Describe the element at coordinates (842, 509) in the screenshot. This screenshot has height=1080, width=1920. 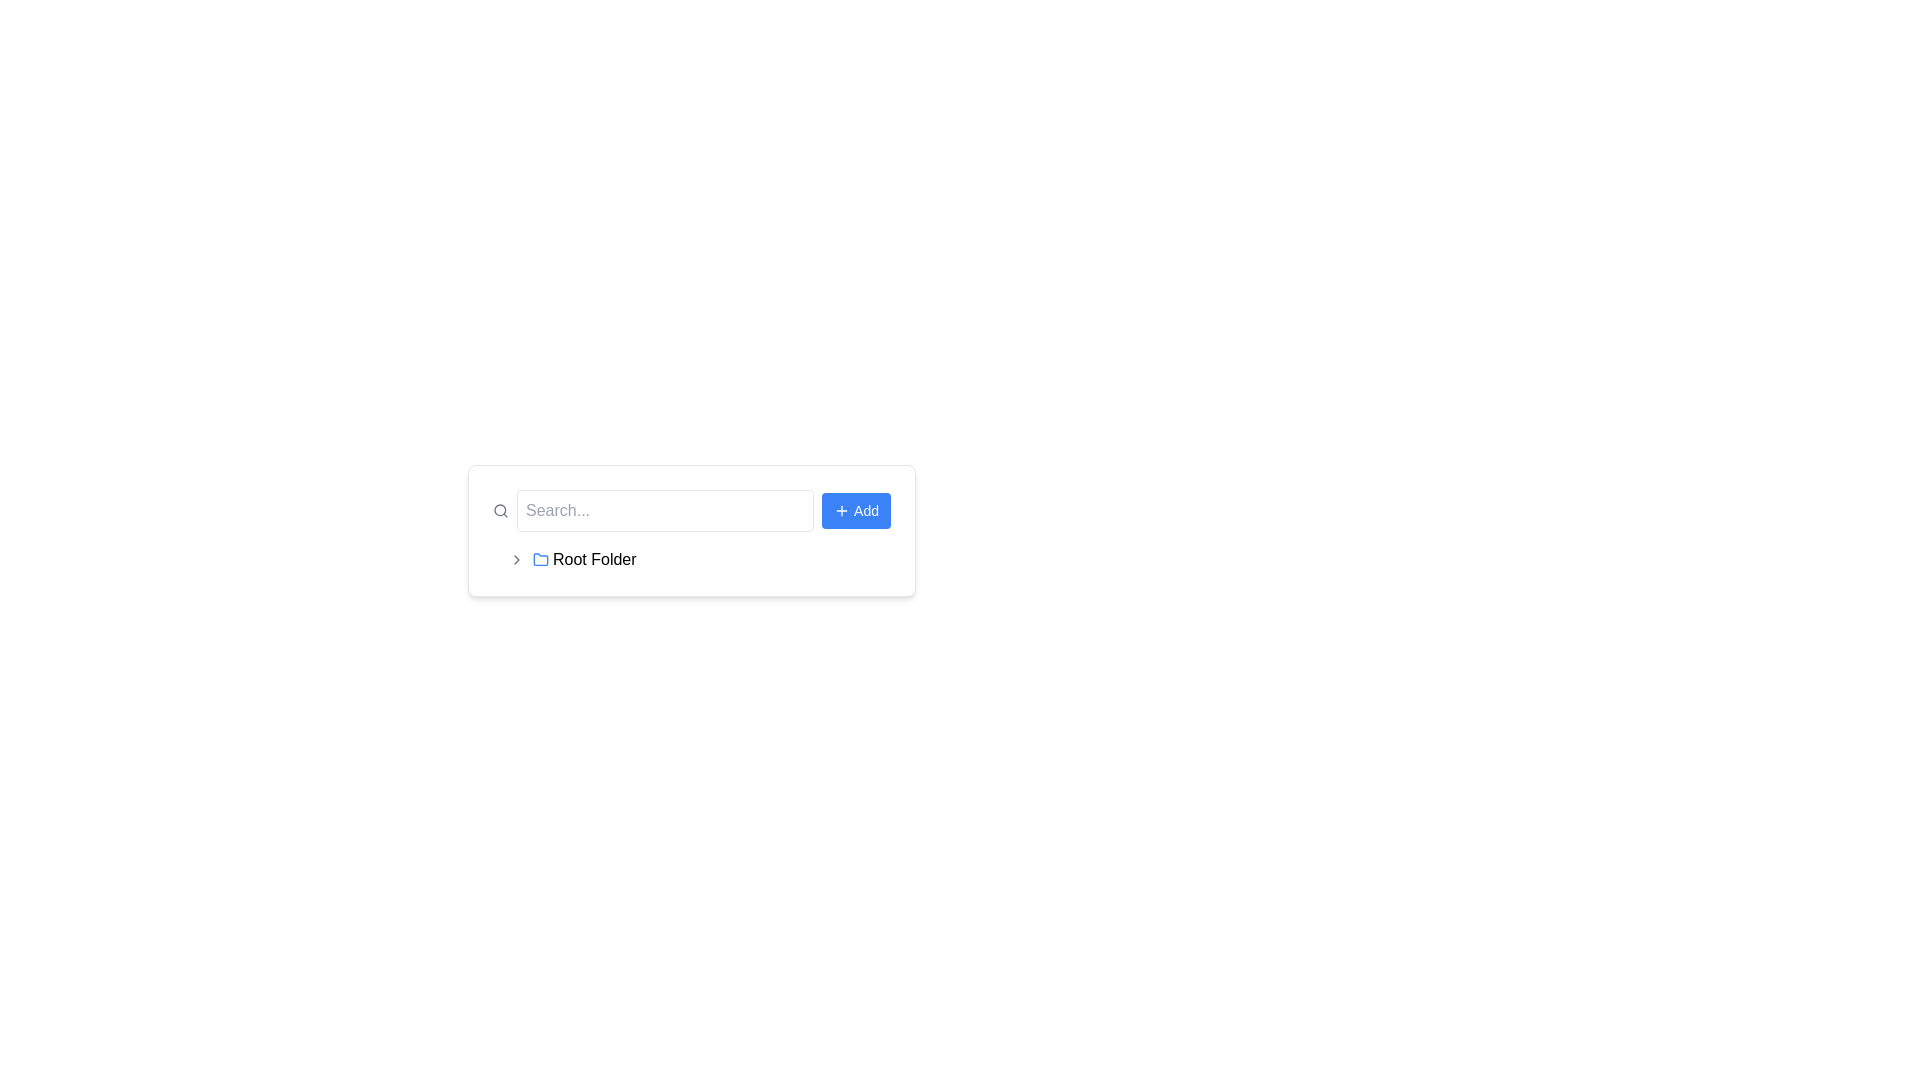
I see `the SVG icon of a plus sign, which is located to the left of the 'Add' button, characterized by its thin, light gray lines and rounded ends` at that location.